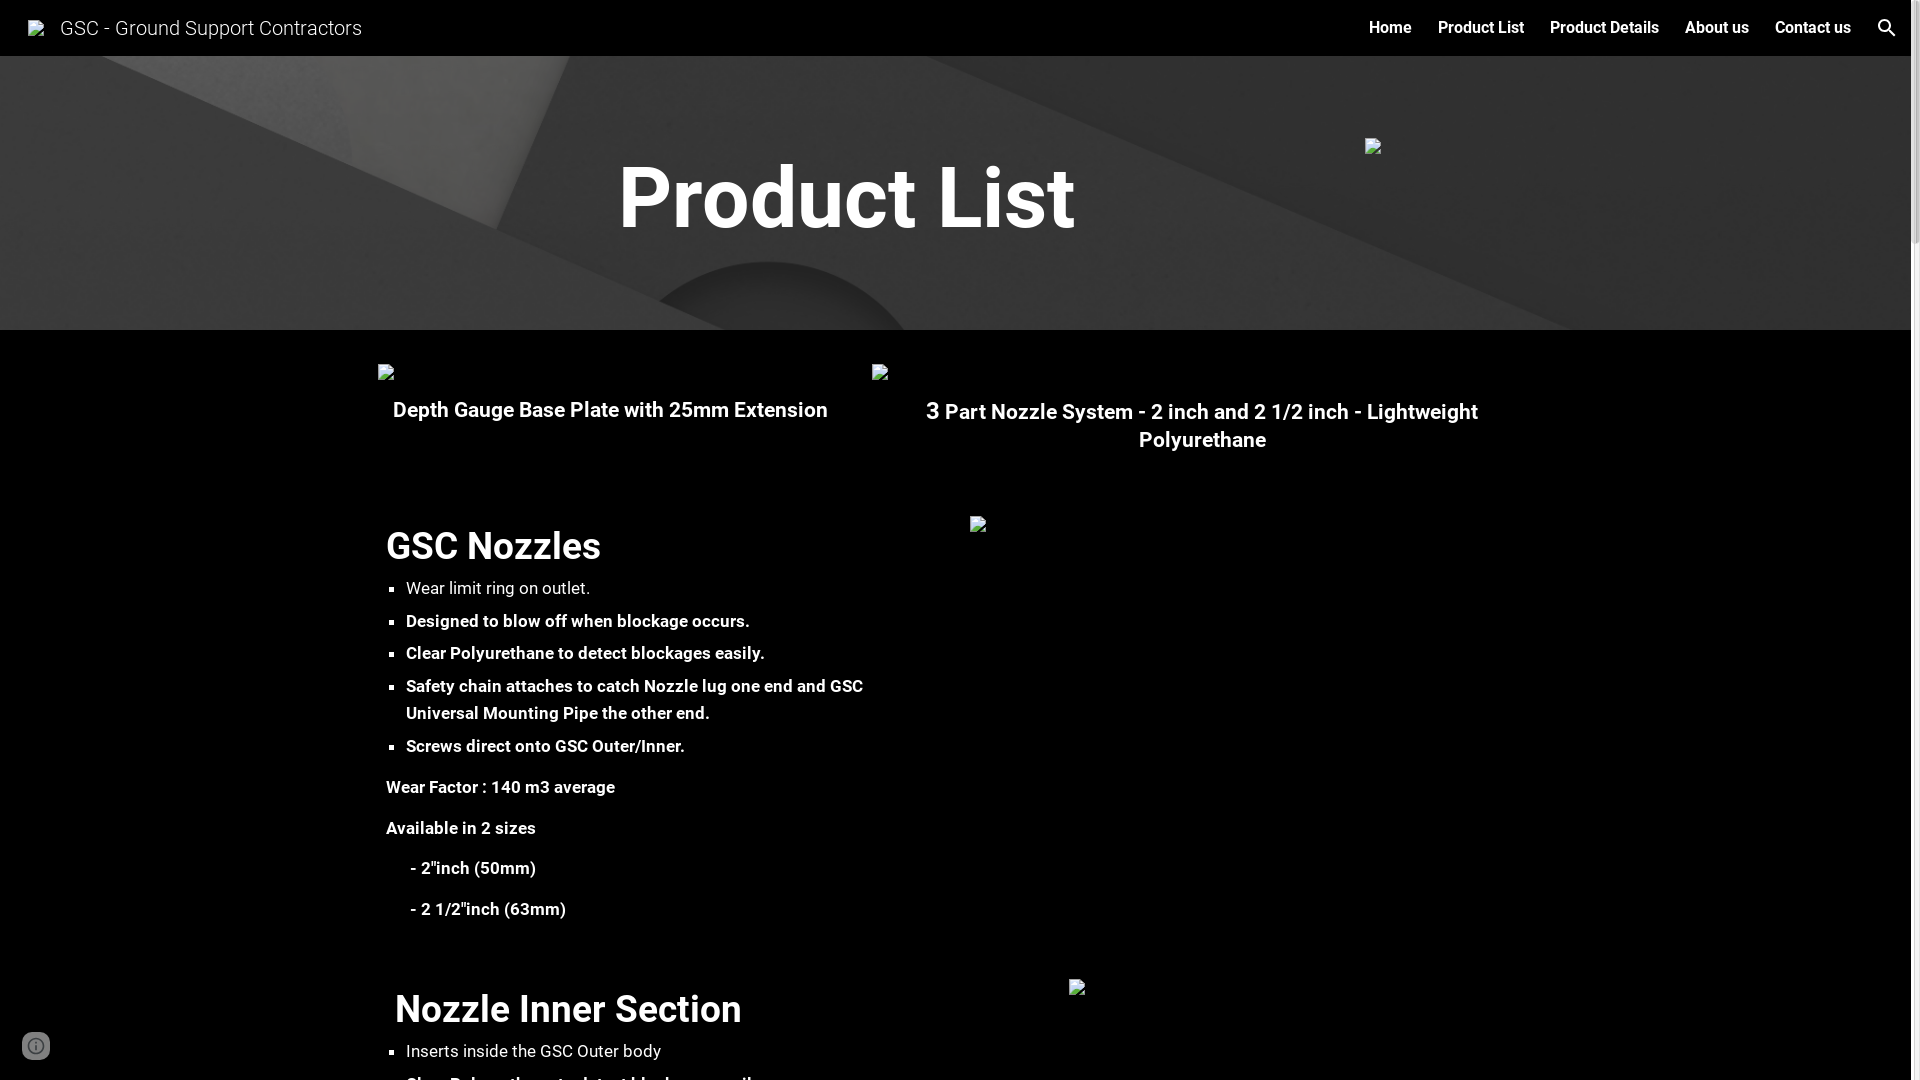  I want to click on 'About us', so click(1716, 27).